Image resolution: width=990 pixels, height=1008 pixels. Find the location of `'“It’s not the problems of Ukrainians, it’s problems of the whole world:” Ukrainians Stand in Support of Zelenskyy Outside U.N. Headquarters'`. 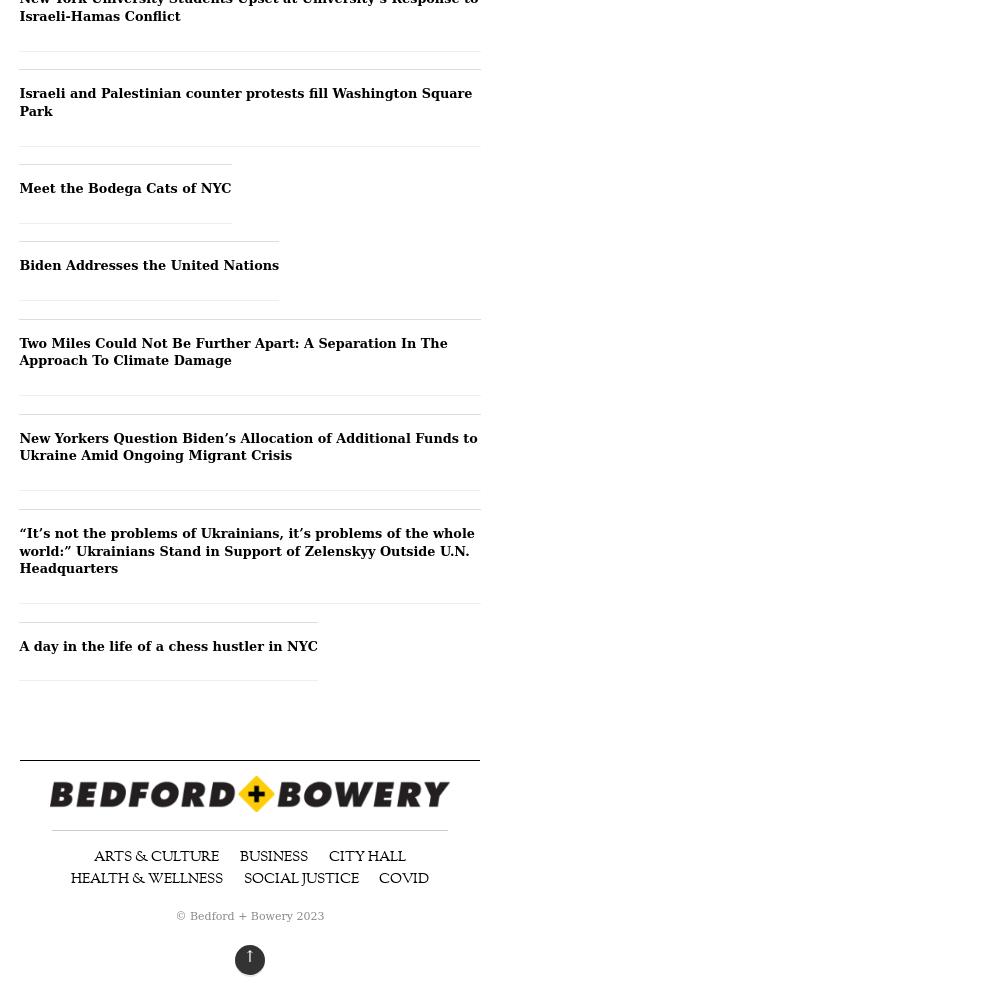

'“It’s not the problems of Ukrainians, it’s problems of the whole world:” Ukrainians Stand in Support of Zelenskyy Outside U.N. Headquarters' is located at coordinates (18, 550).